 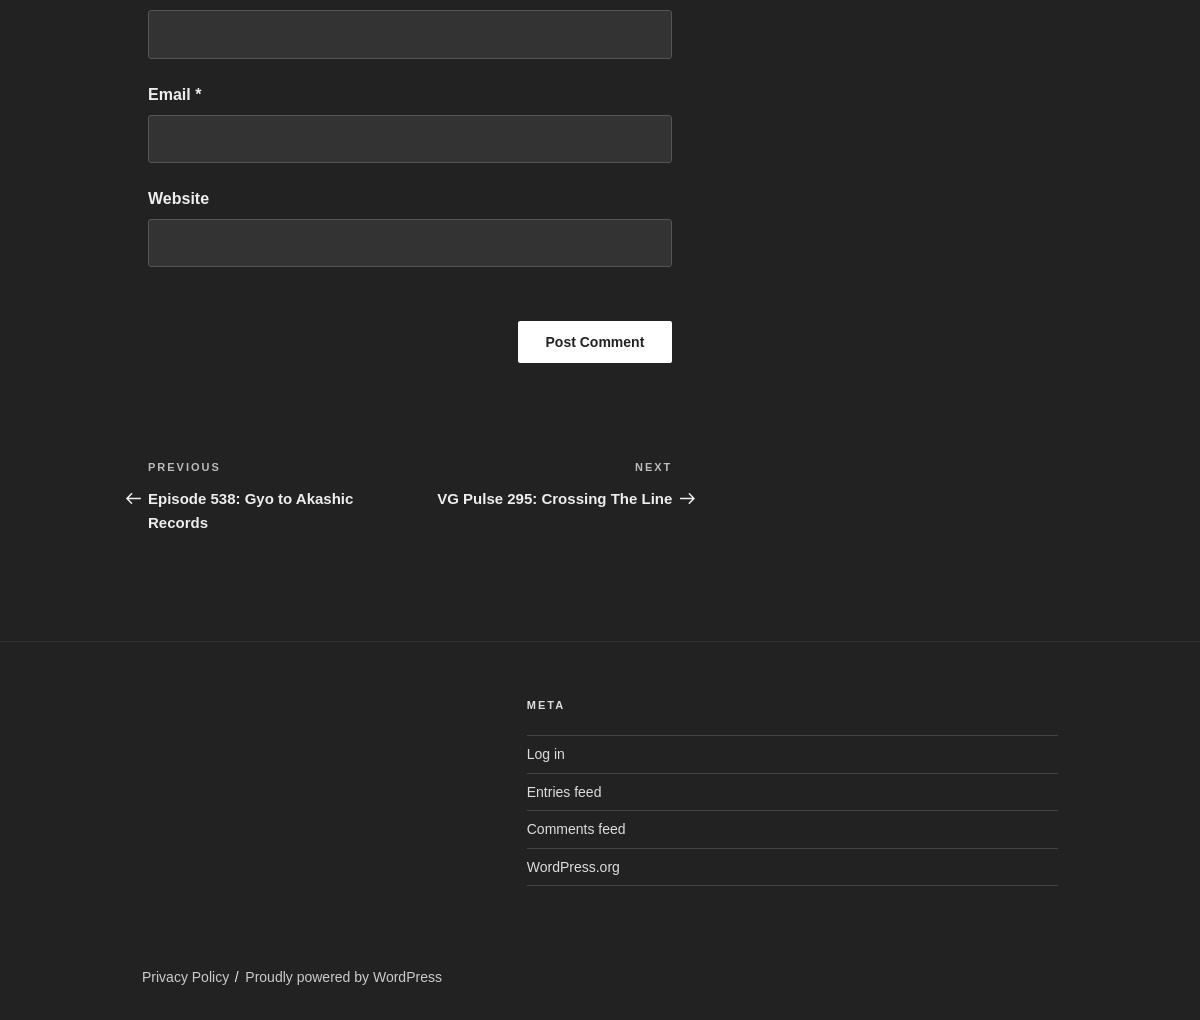 What do you see at coordinates (571, 864) in the screenshot?
I see `'WordPress.org'` at bounding box center [571, 864].